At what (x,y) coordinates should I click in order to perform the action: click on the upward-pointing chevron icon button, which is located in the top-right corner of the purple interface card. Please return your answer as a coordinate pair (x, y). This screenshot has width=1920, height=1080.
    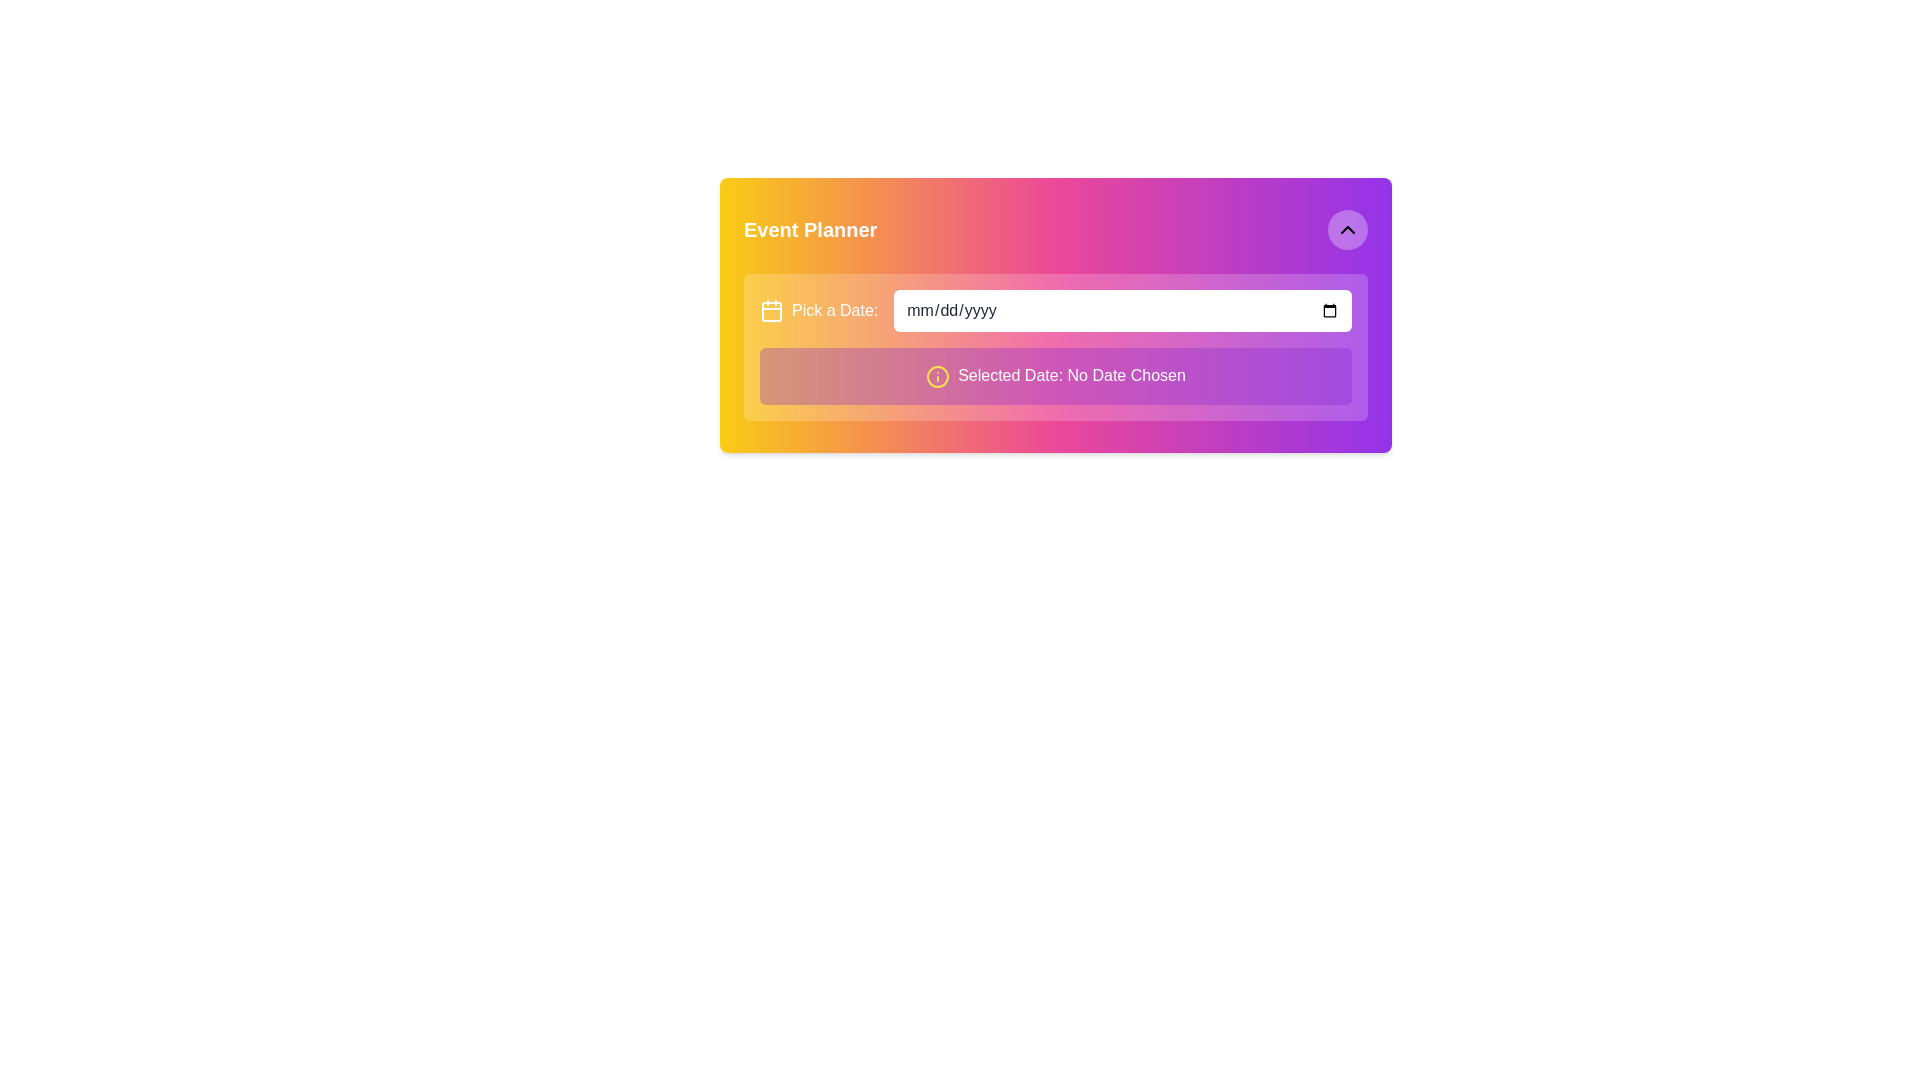
    Looking at the image, I should click on (1348, 229).